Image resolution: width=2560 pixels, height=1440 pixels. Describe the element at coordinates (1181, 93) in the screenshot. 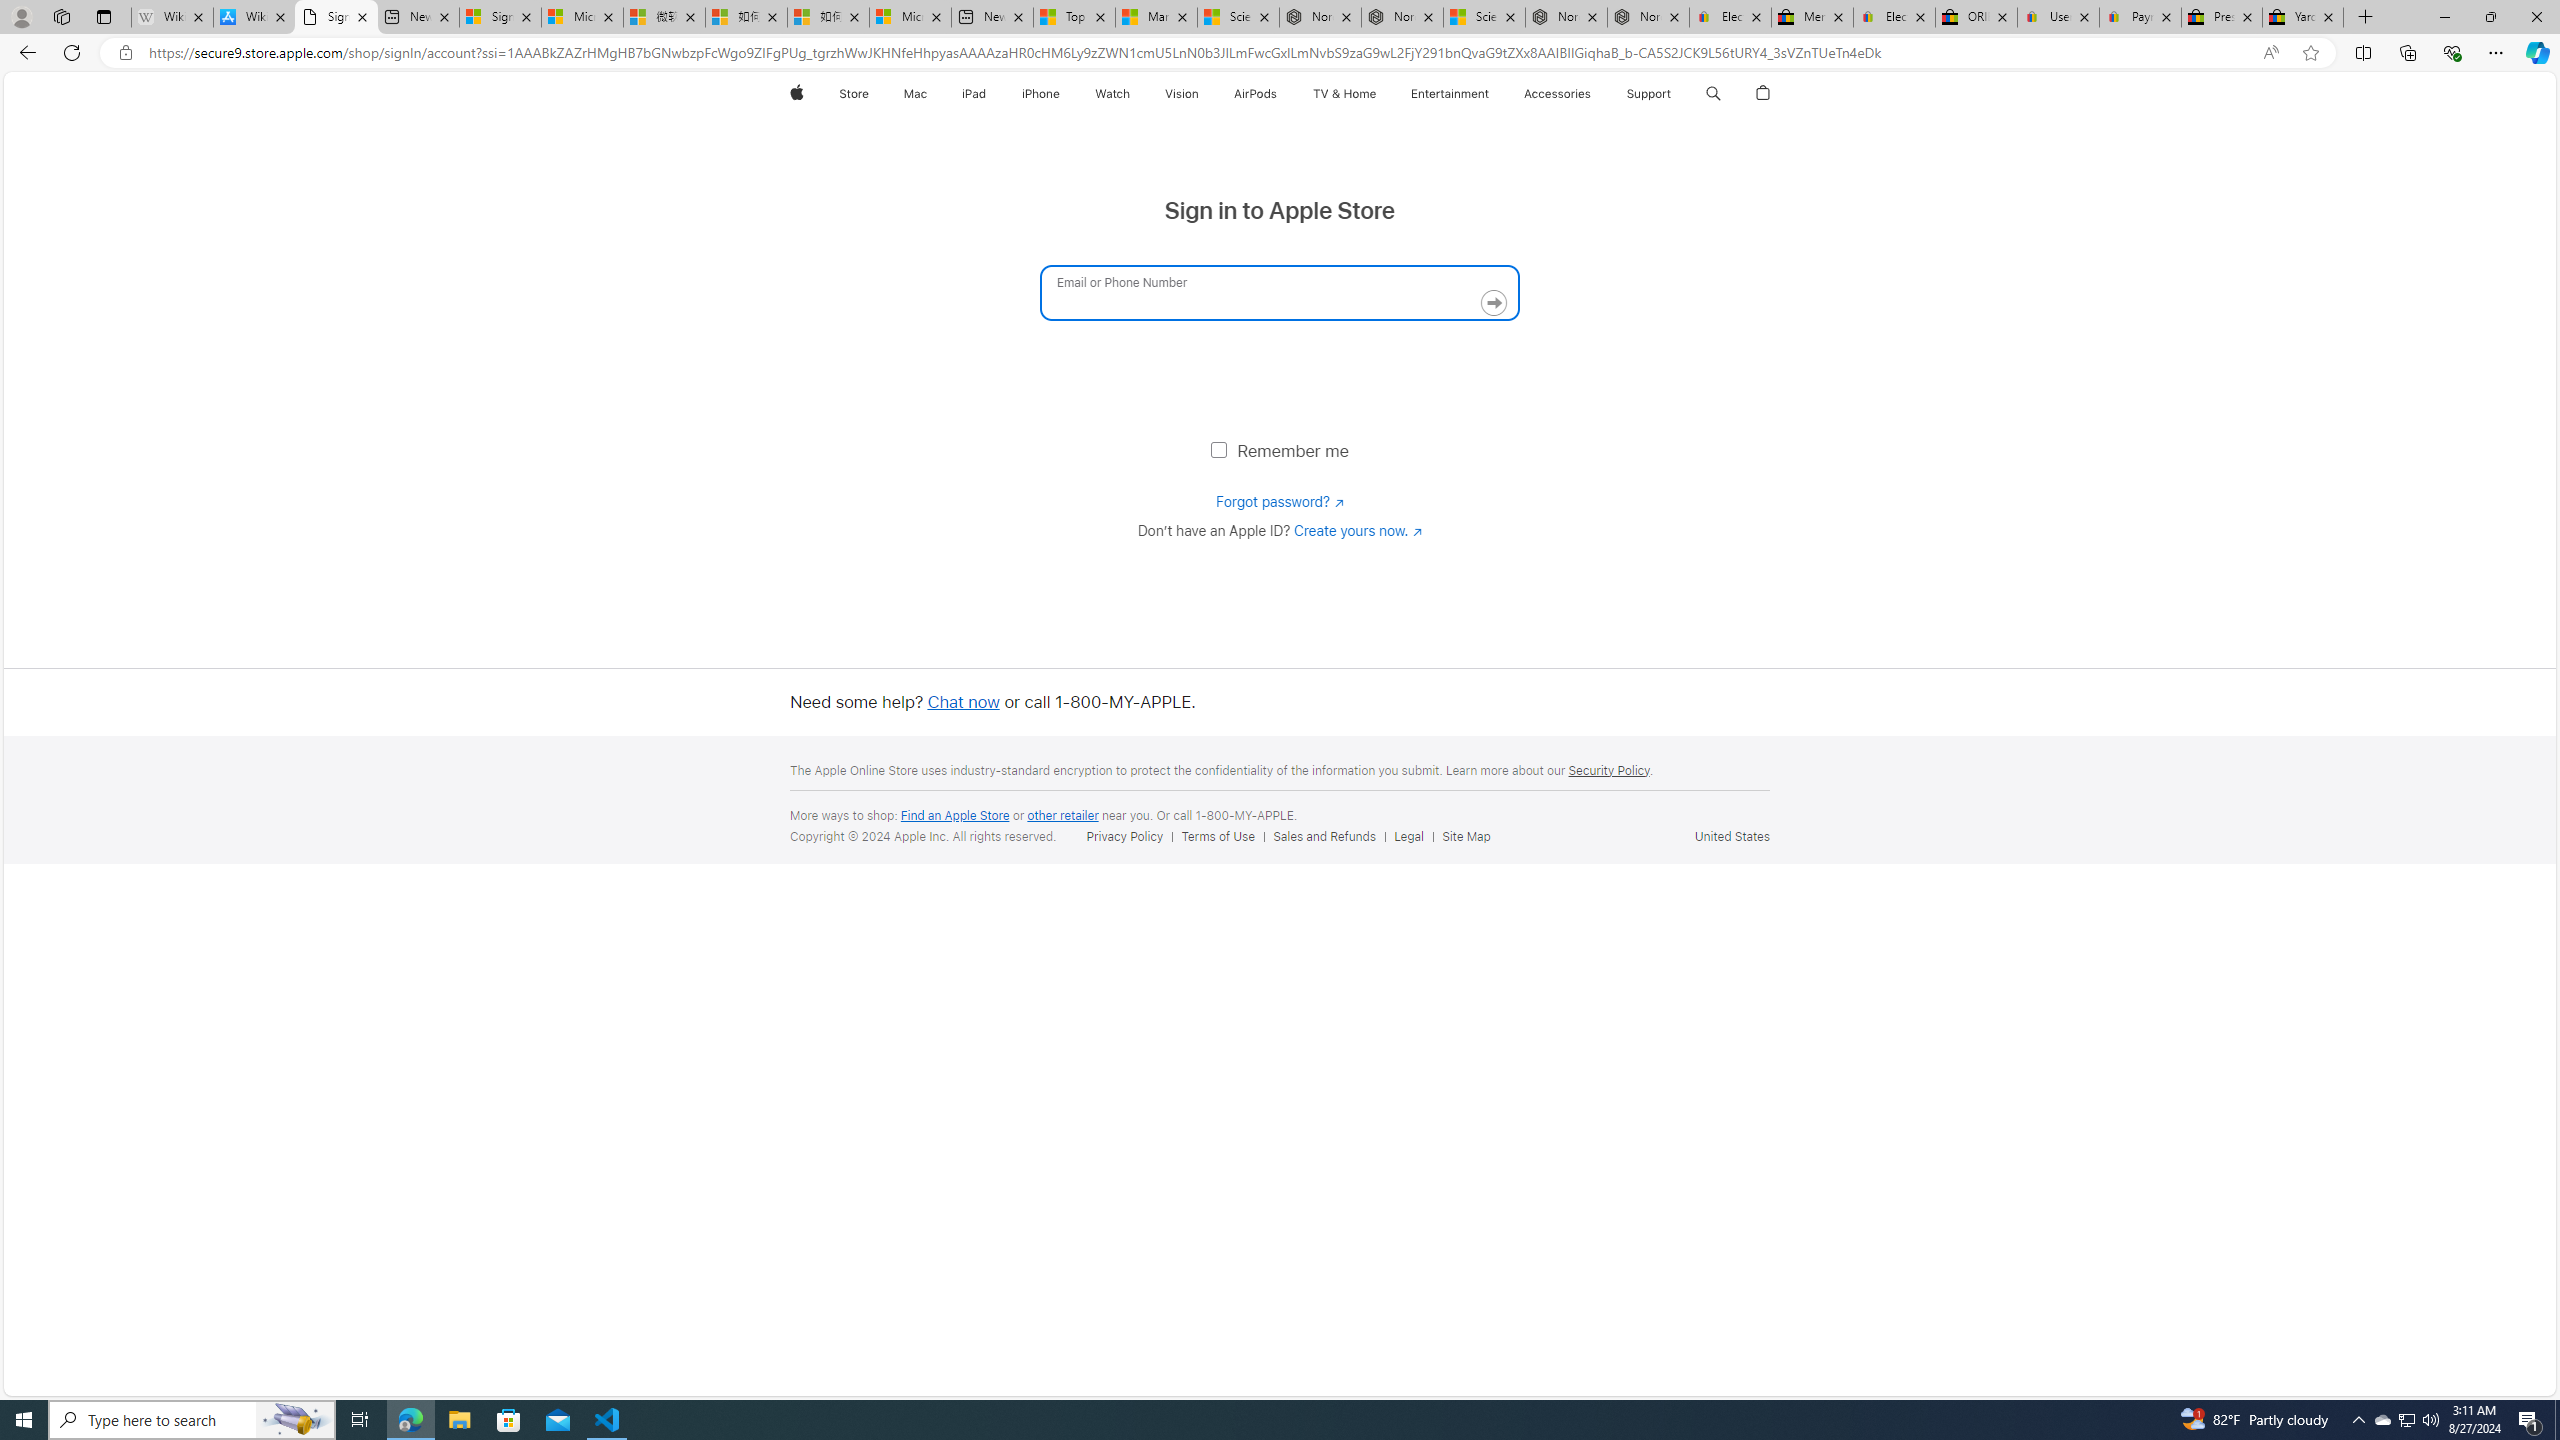

I see `'Vision'` at that location.